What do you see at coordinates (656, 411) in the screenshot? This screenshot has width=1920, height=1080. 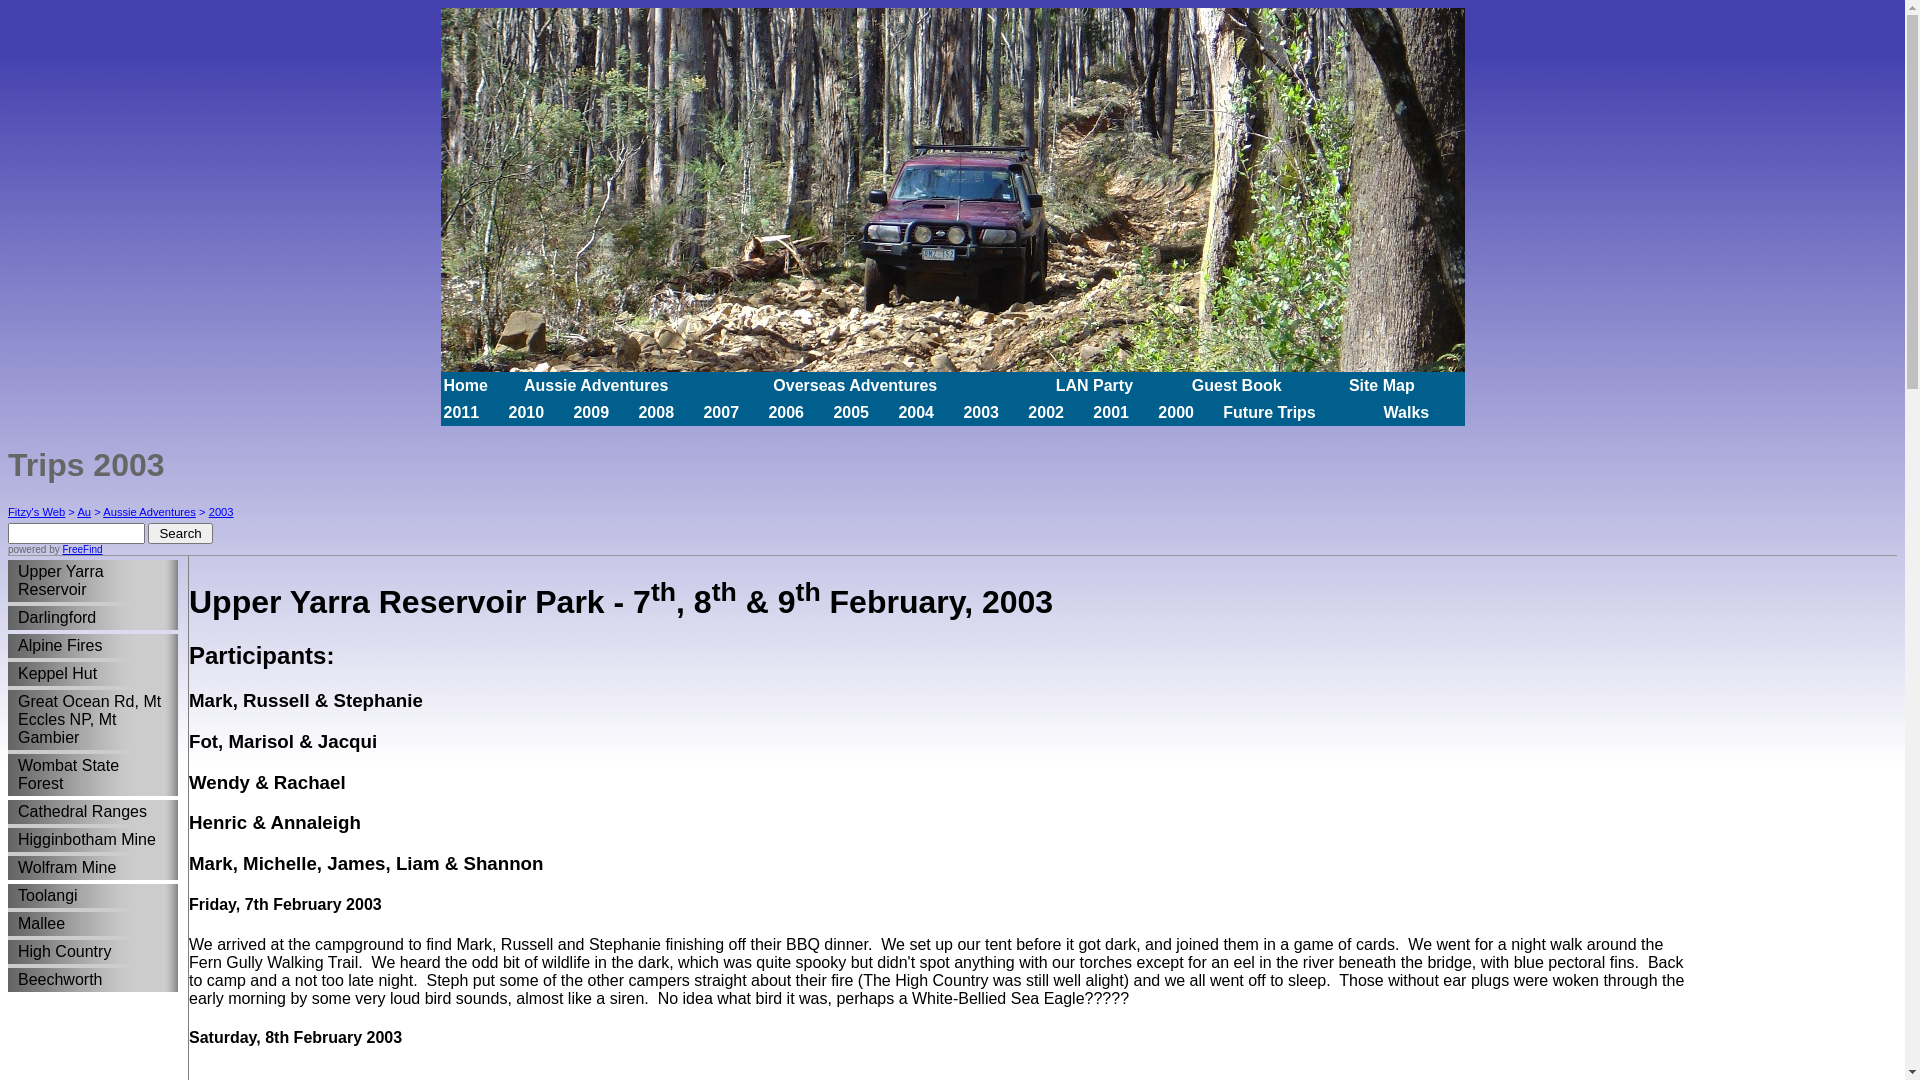 I see `'2008'` at bounding box center [656, 411].